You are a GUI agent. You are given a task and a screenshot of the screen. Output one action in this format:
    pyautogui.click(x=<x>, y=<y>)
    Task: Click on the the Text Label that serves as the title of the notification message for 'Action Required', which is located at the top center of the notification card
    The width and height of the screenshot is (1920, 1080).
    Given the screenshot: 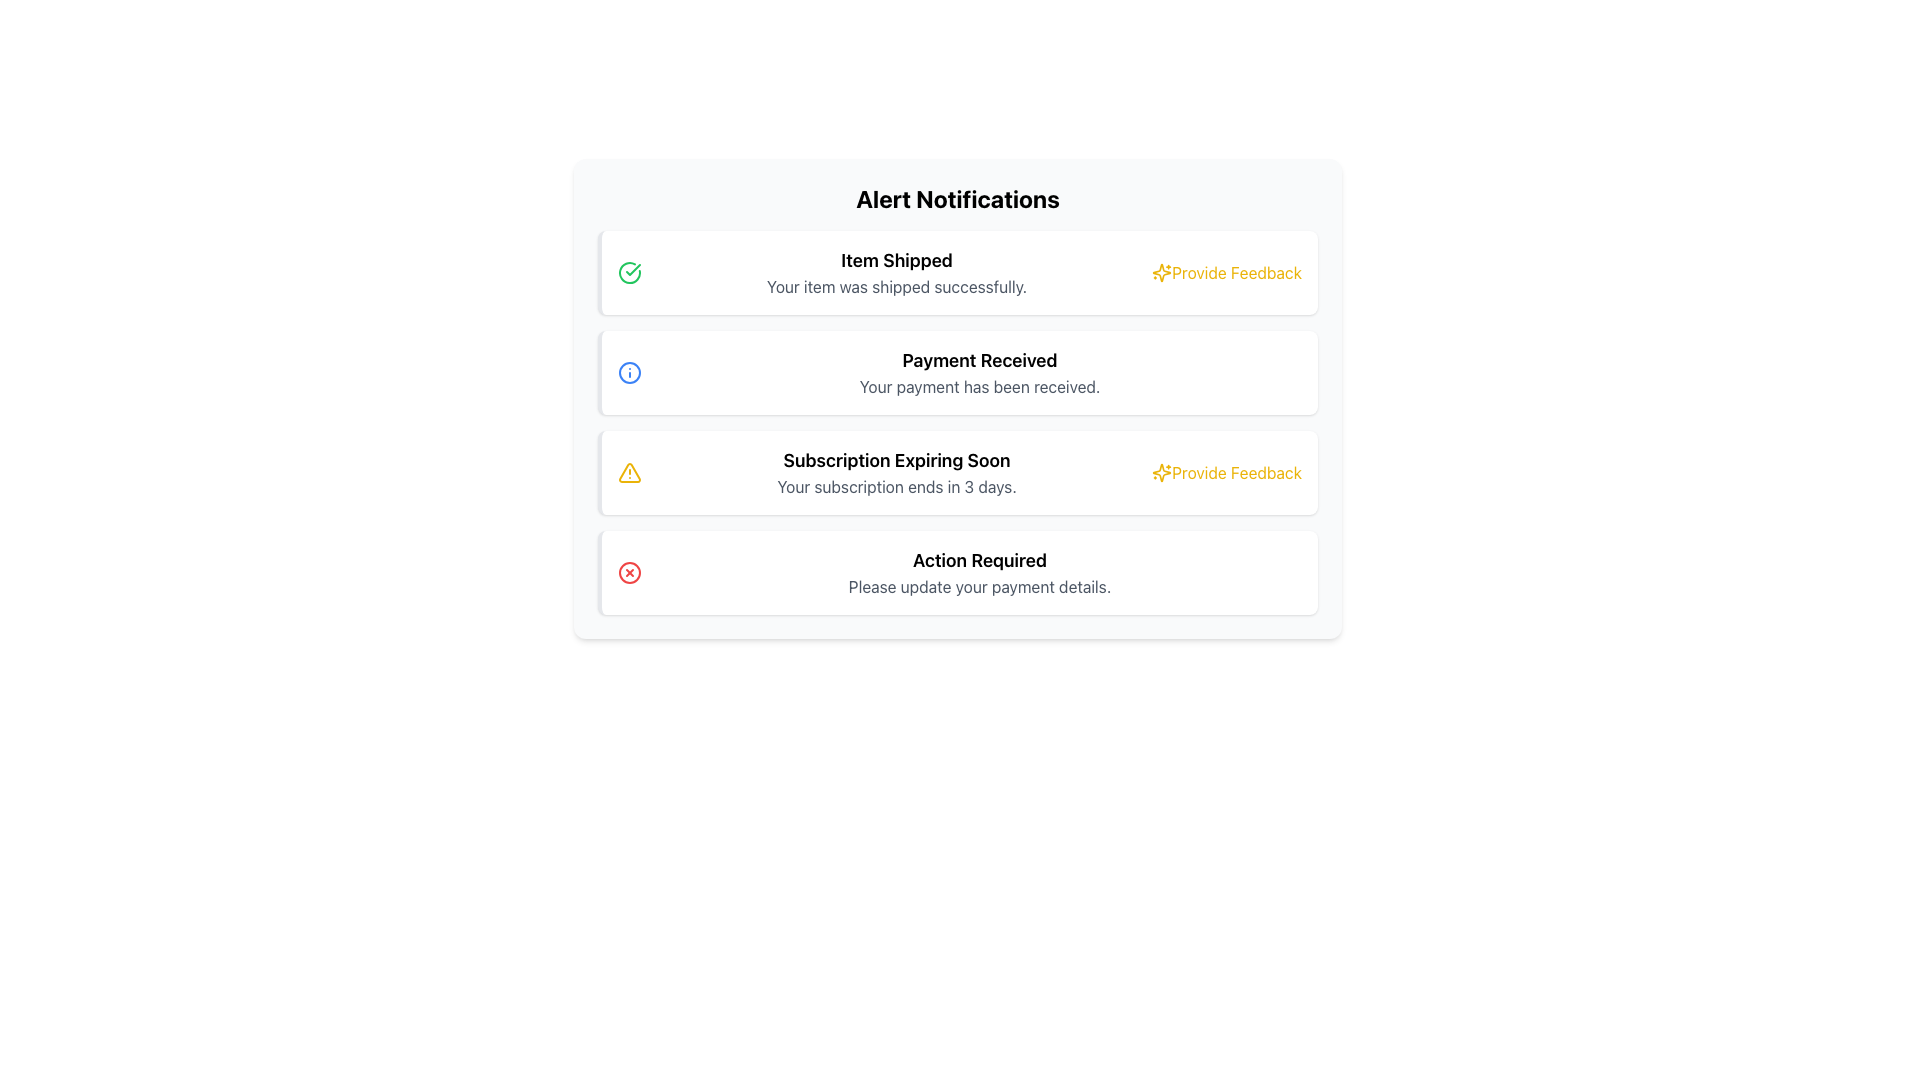 What is the action you would take?
    pyautogui.click(x=979, y=560)
    